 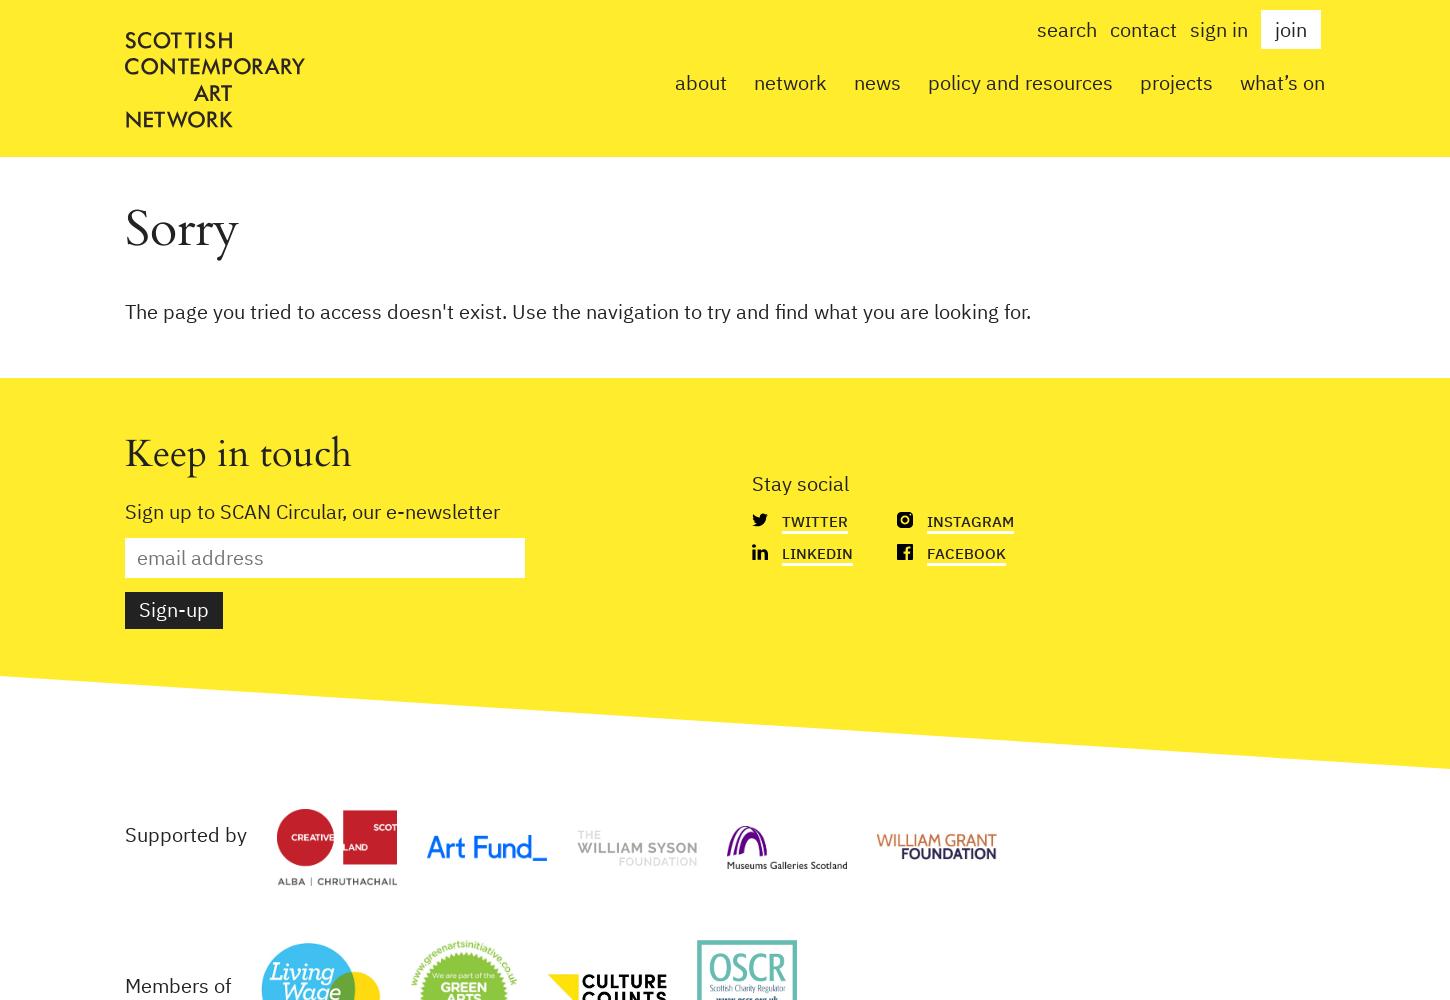 I want to click on 'Supported by', so click(x=185, y=833).